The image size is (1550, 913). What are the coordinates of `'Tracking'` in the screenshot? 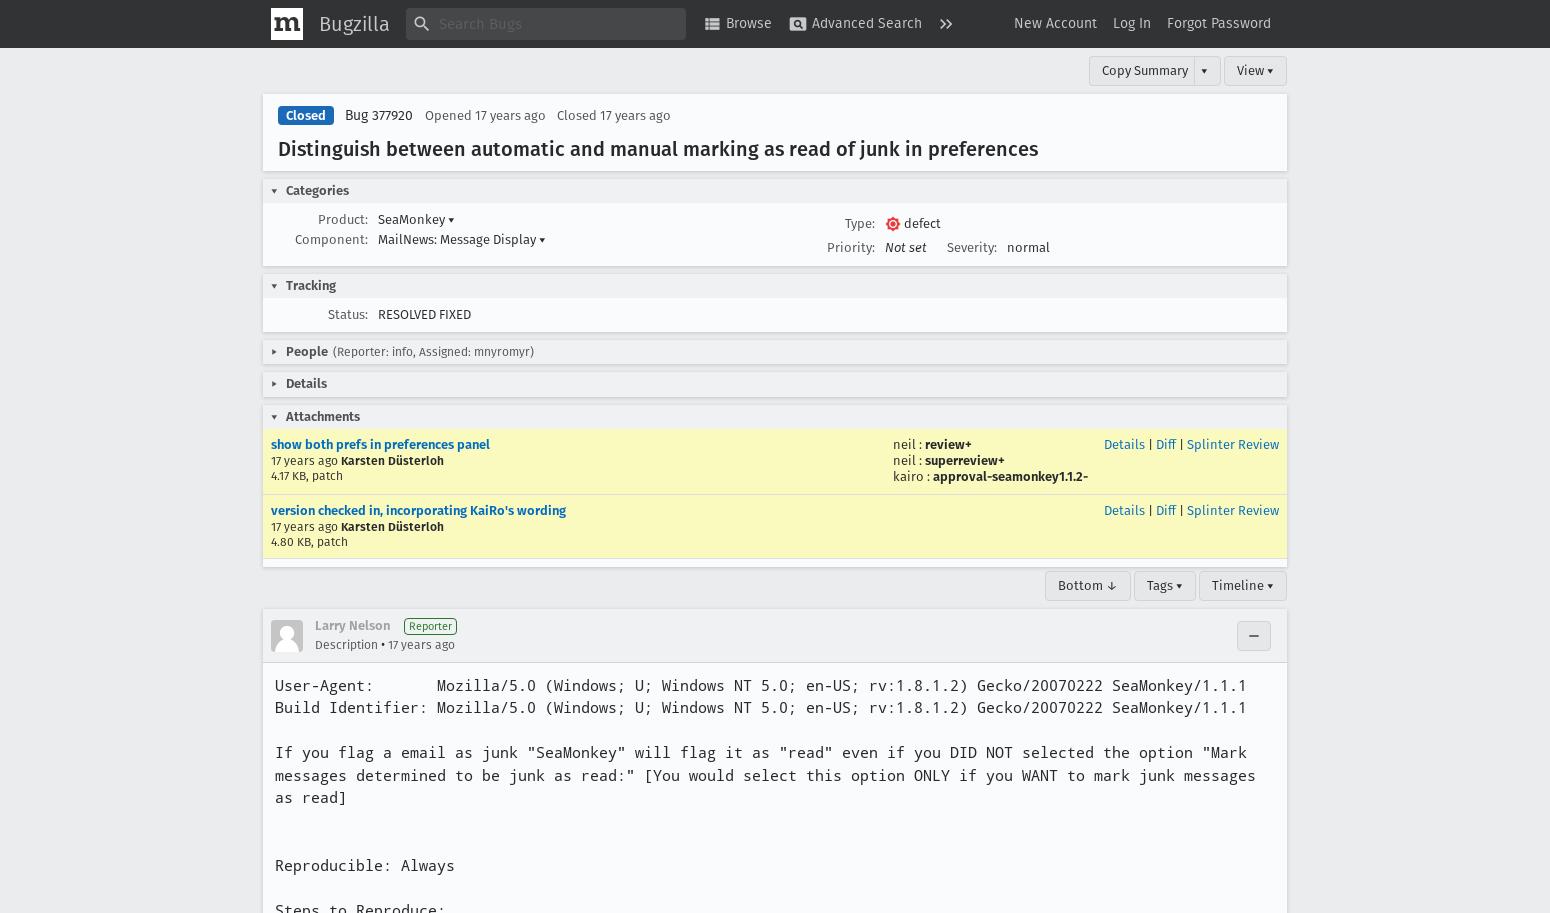 It's located at (310, 284).